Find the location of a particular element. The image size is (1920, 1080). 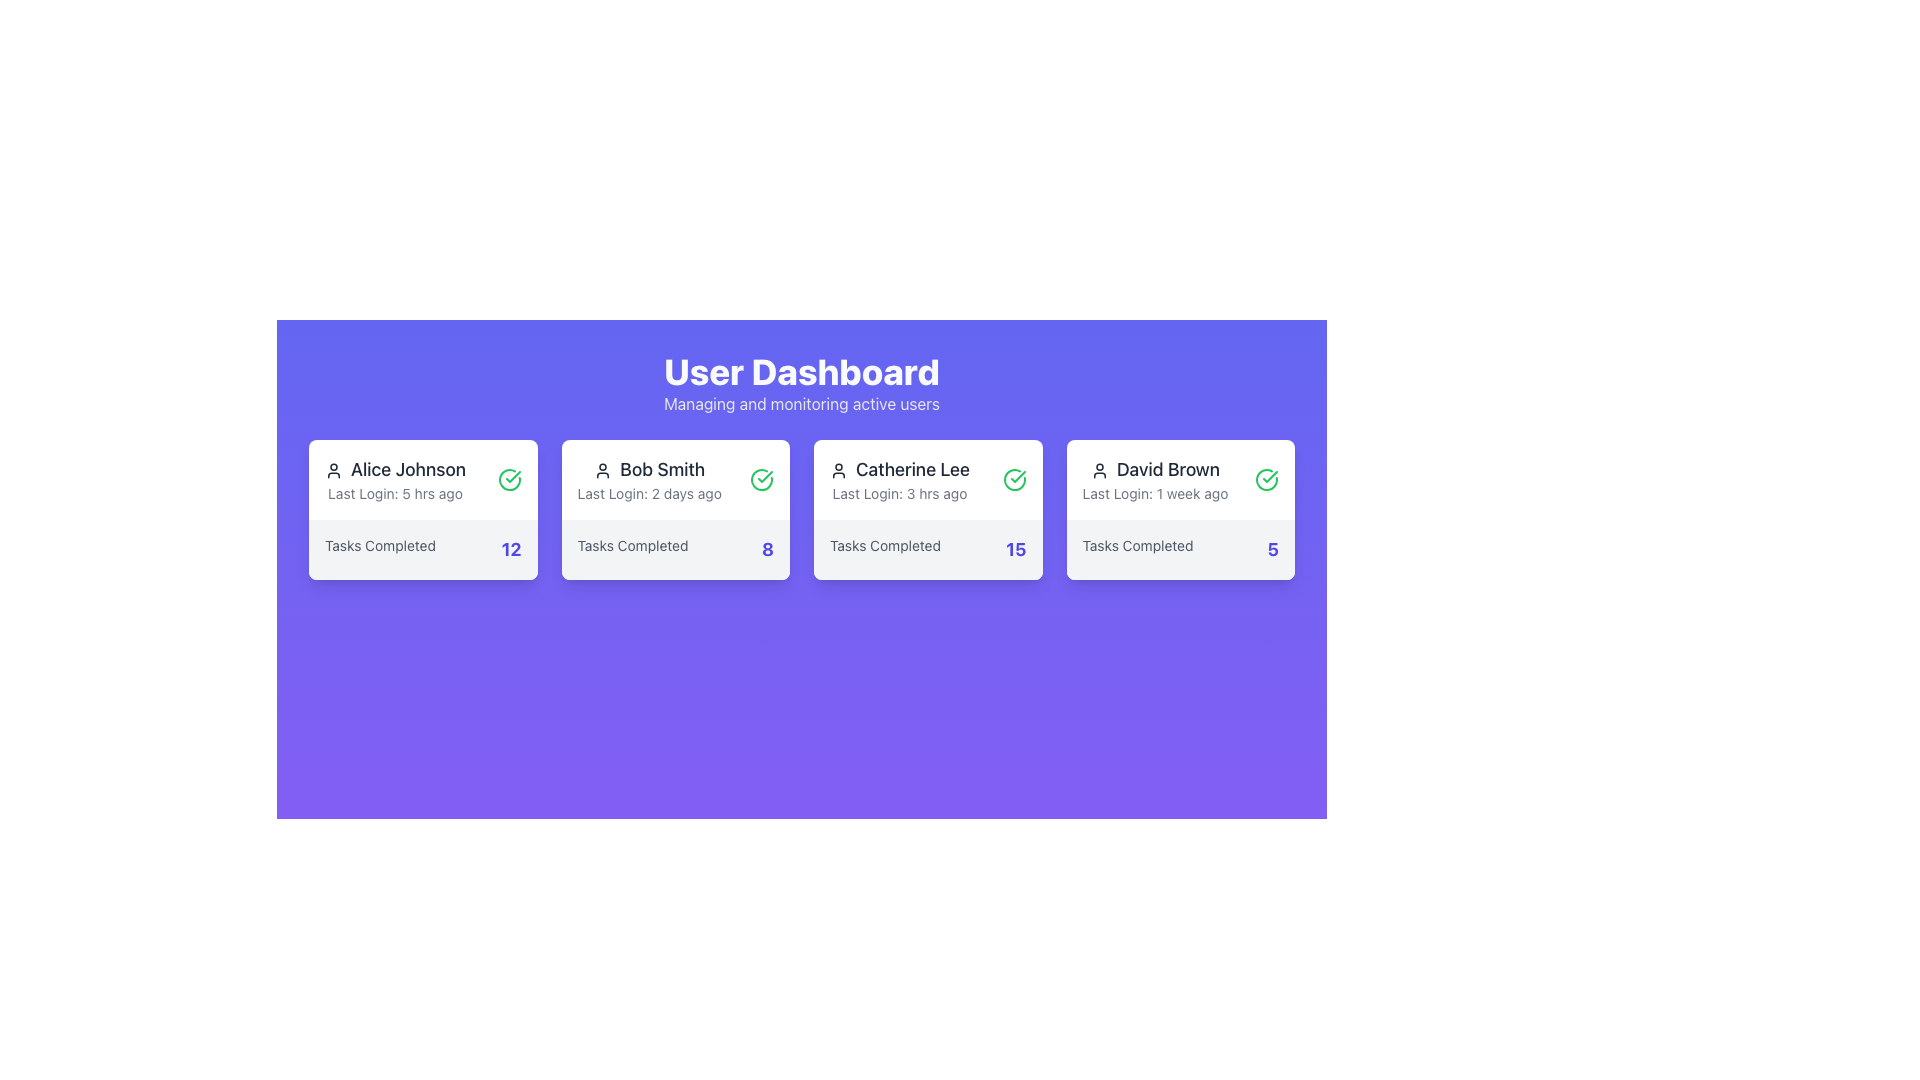

the user avatar icon associated with 'Alice Johnson' located at the top-left corner of the card in the User Dashboard for potential interactivity is located at coordinates (334, 470).